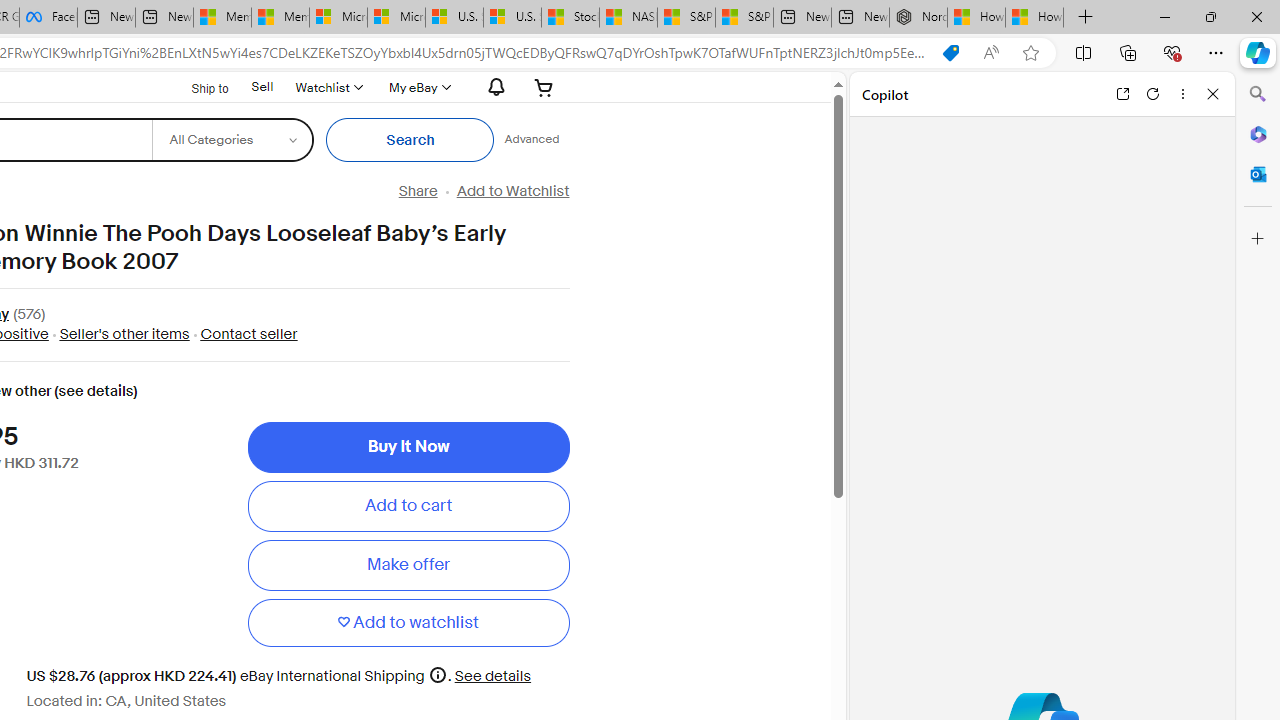 This screenshot has height=720, width=1280. I want to click on 'Your shopping cart', so click(544, 86).